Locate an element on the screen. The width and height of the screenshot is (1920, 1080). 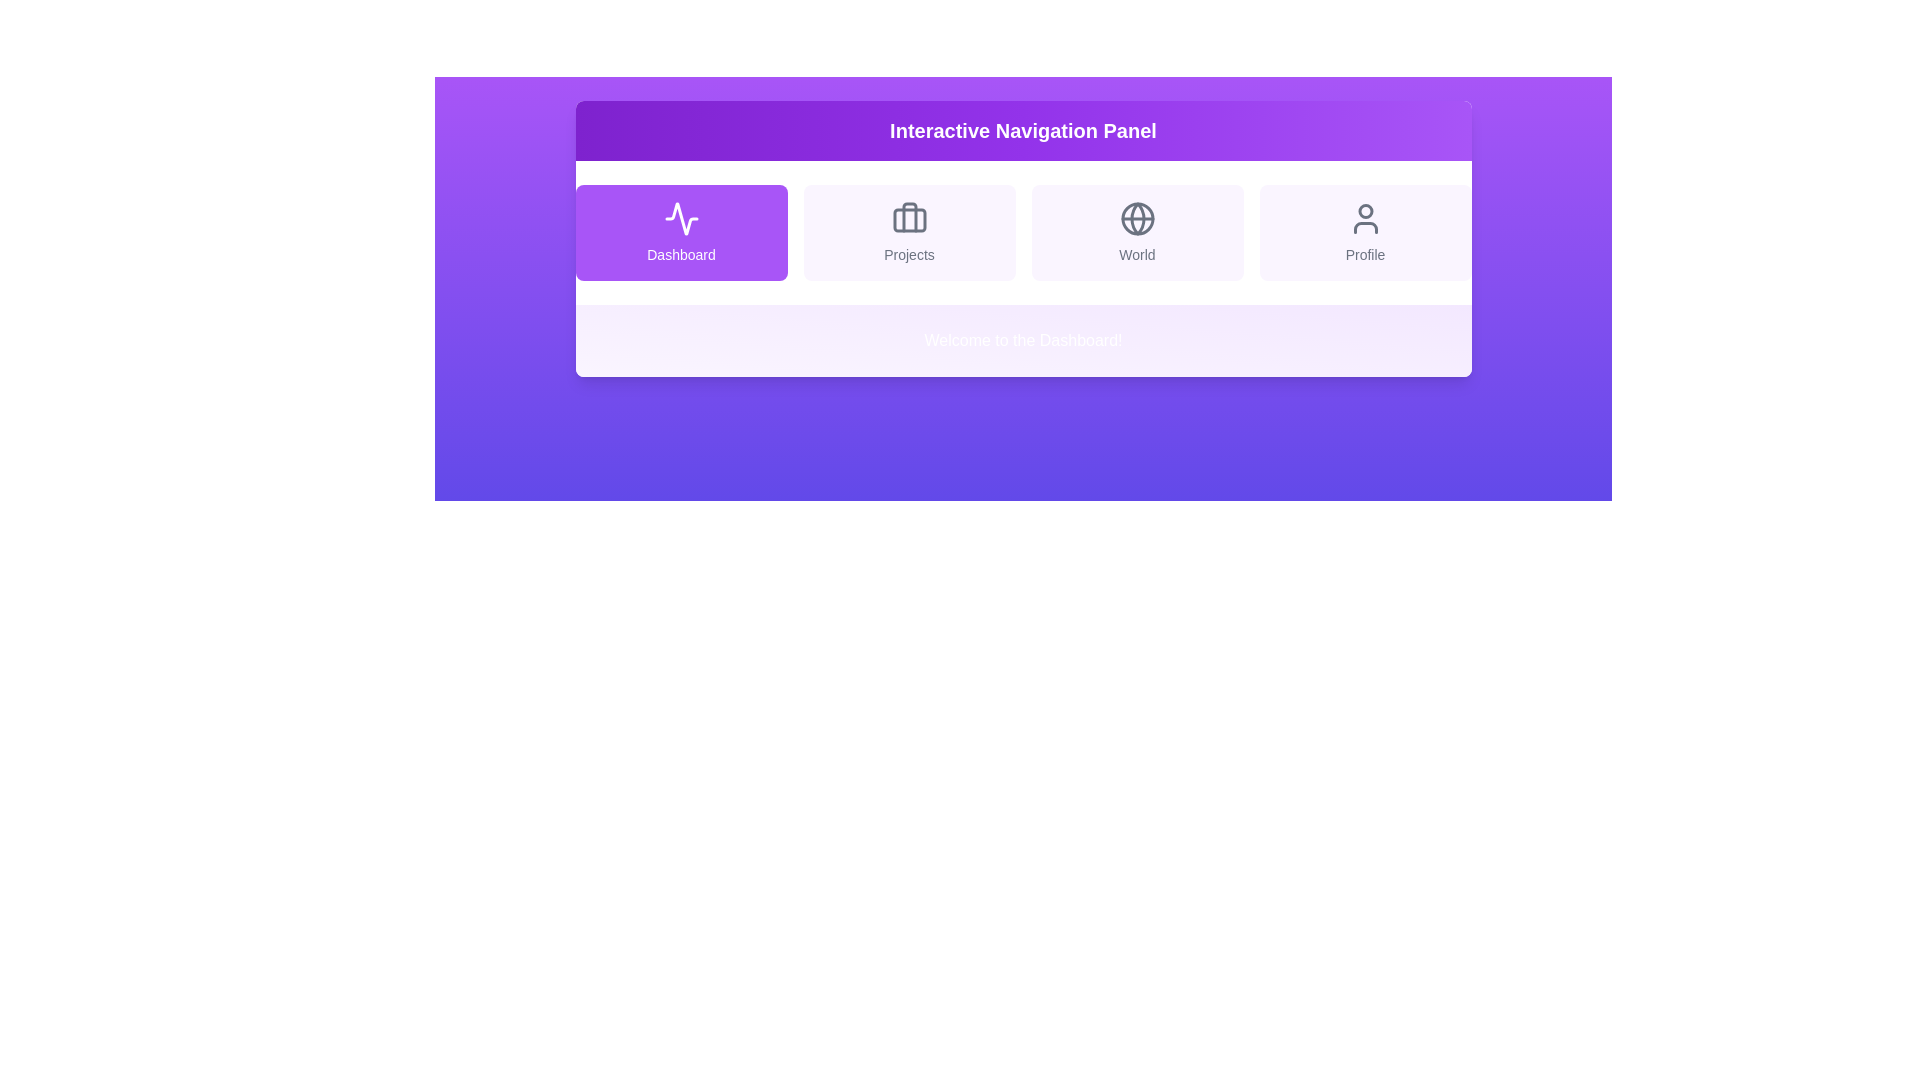
the 'Projects' icon located in the second card from the left in the navigation panel, positioned above the text 'Projects' is located at coordinates (908, 219).